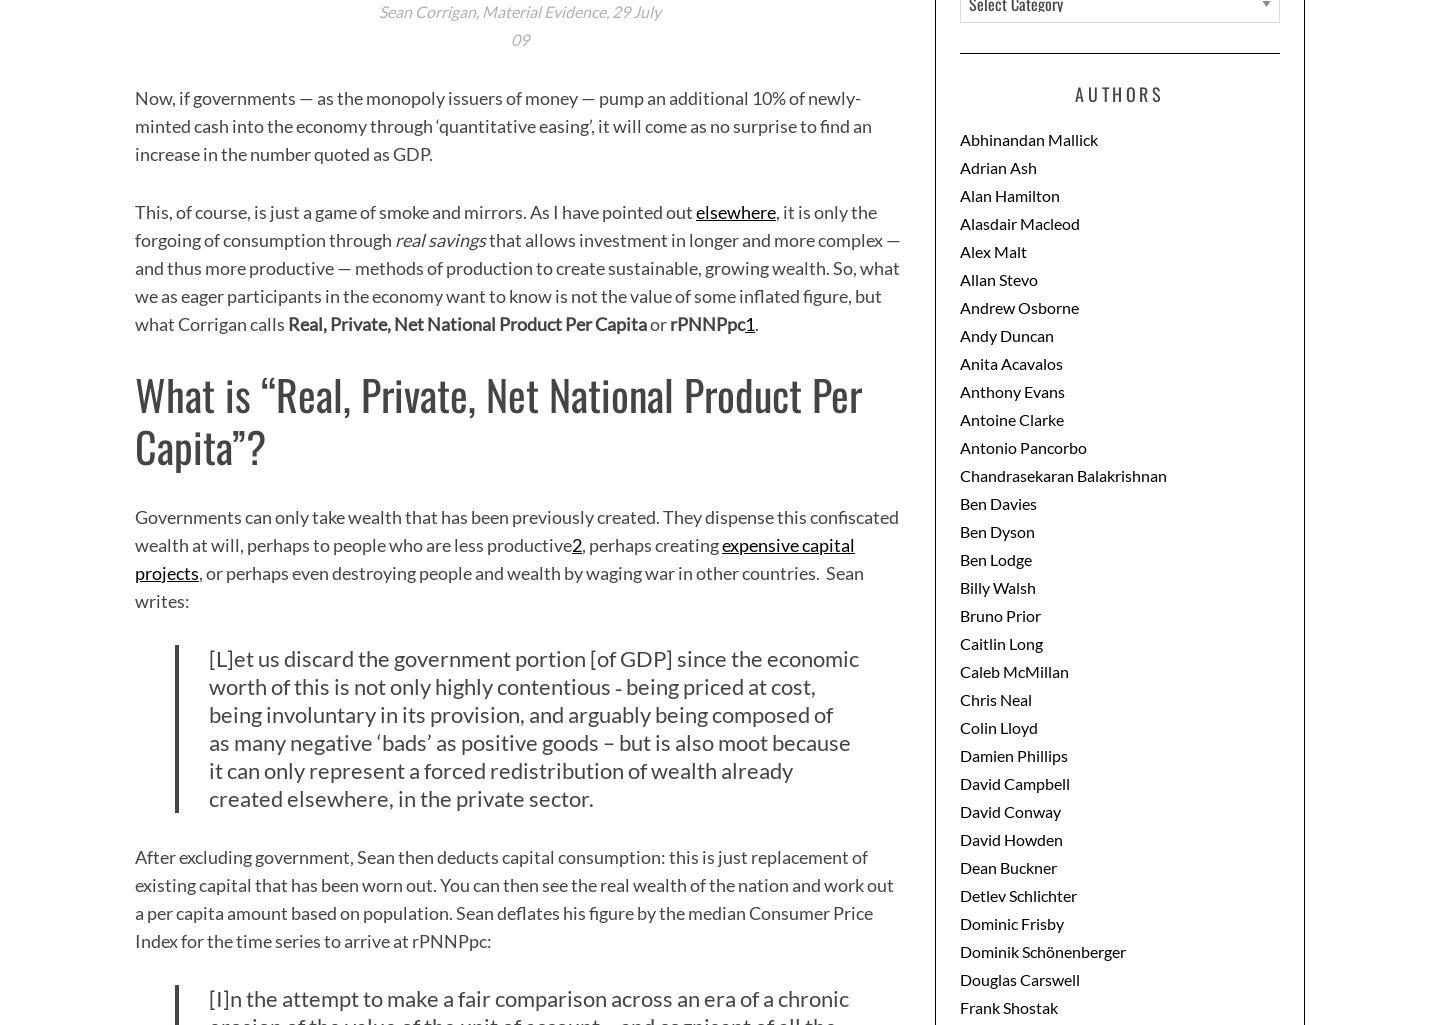  What do you see at coordinates (494, 557) in the screenshot?
I see `'expensive capital projects'` at bounding box center [494, 557].